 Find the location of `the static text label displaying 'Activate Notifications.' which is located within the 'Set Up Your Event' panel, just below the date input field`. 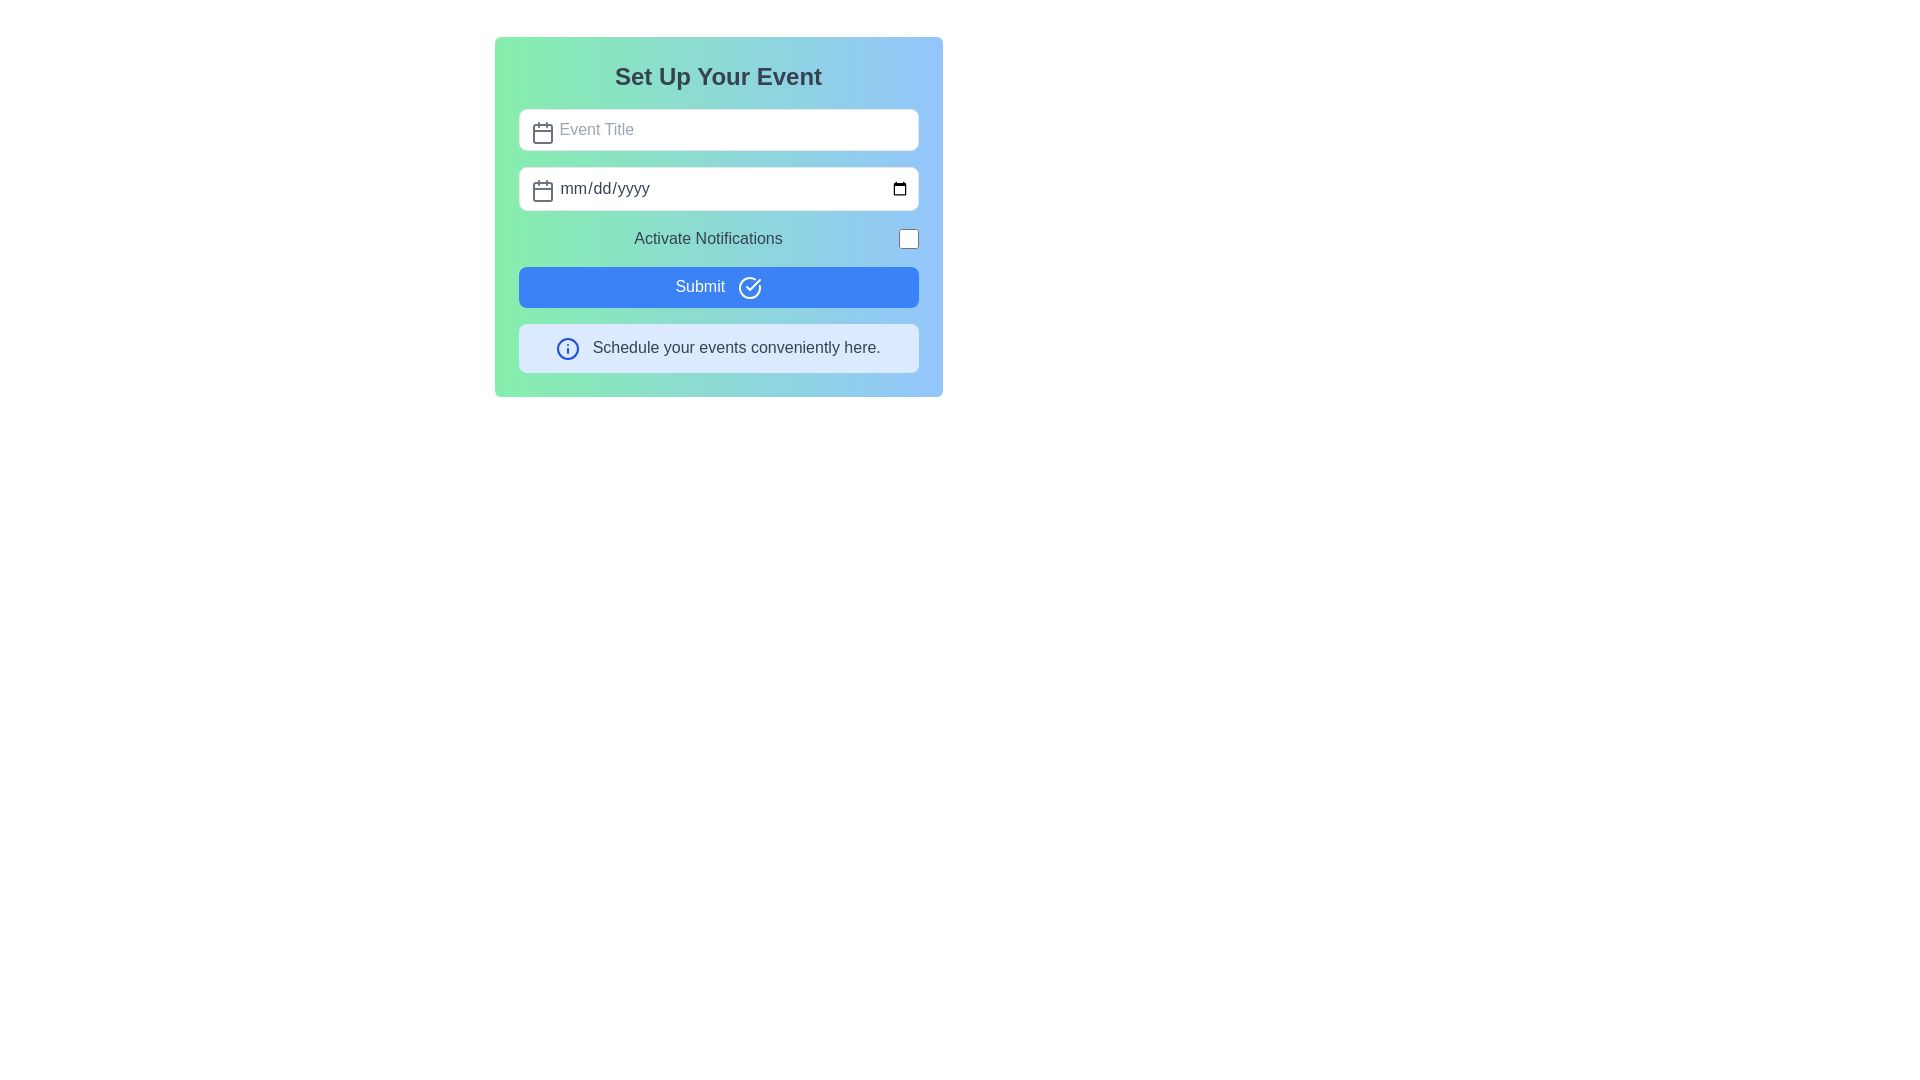

the static text label displaying 'Activate Notifications.' which is located within the 'Set Up Your Event' panel, just below the date input field is located at coordinates (708, 238).